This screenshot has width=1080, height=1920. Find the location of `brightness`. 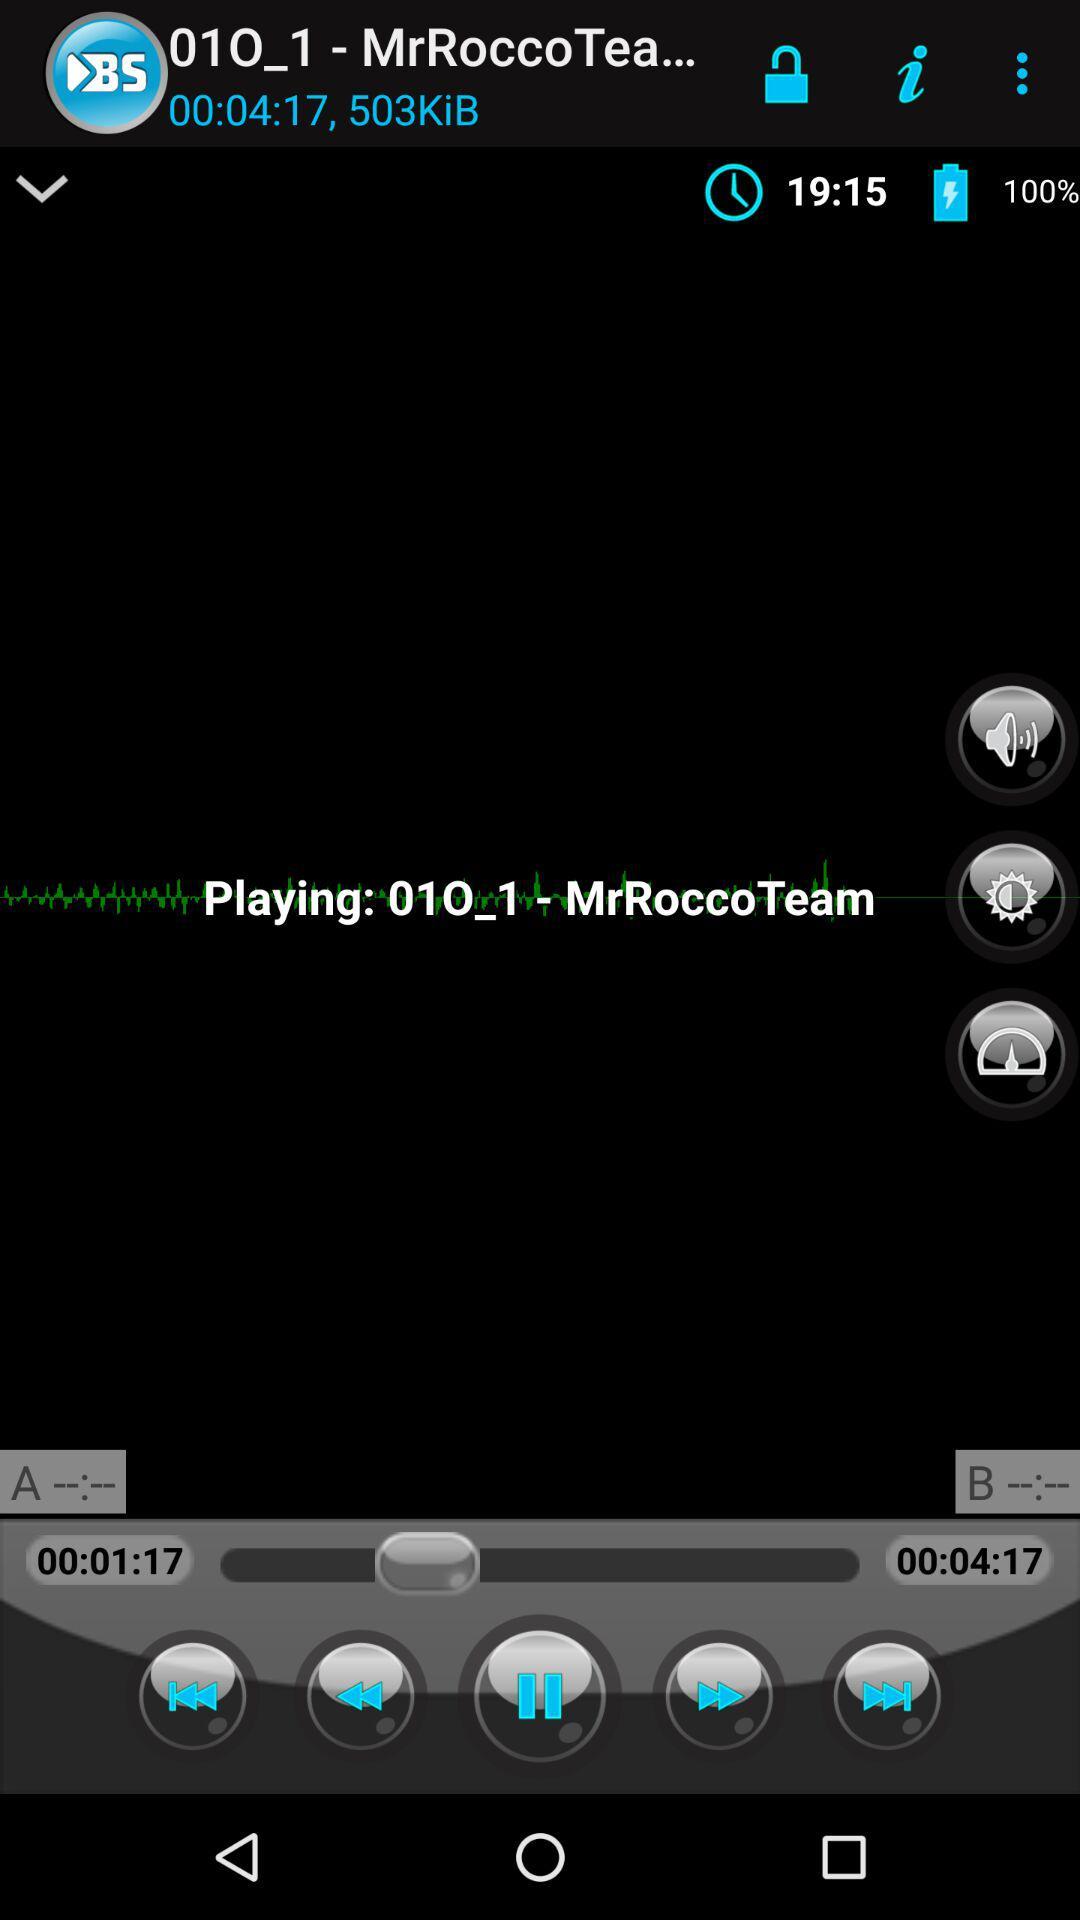

brightness is located at coordinates (1011, 885).